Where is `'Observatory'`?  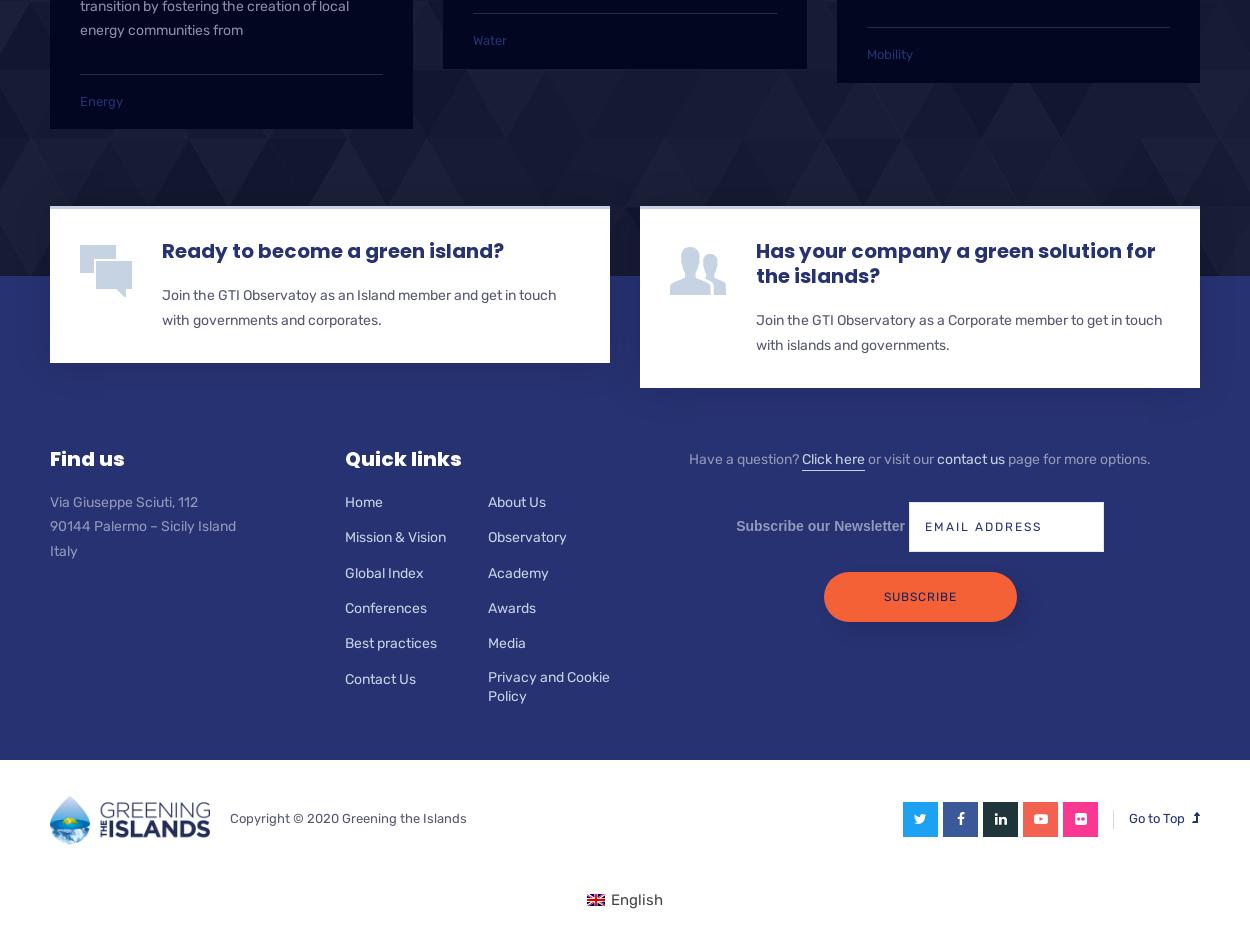 'Observatory' is located at coordinates (526, 537).